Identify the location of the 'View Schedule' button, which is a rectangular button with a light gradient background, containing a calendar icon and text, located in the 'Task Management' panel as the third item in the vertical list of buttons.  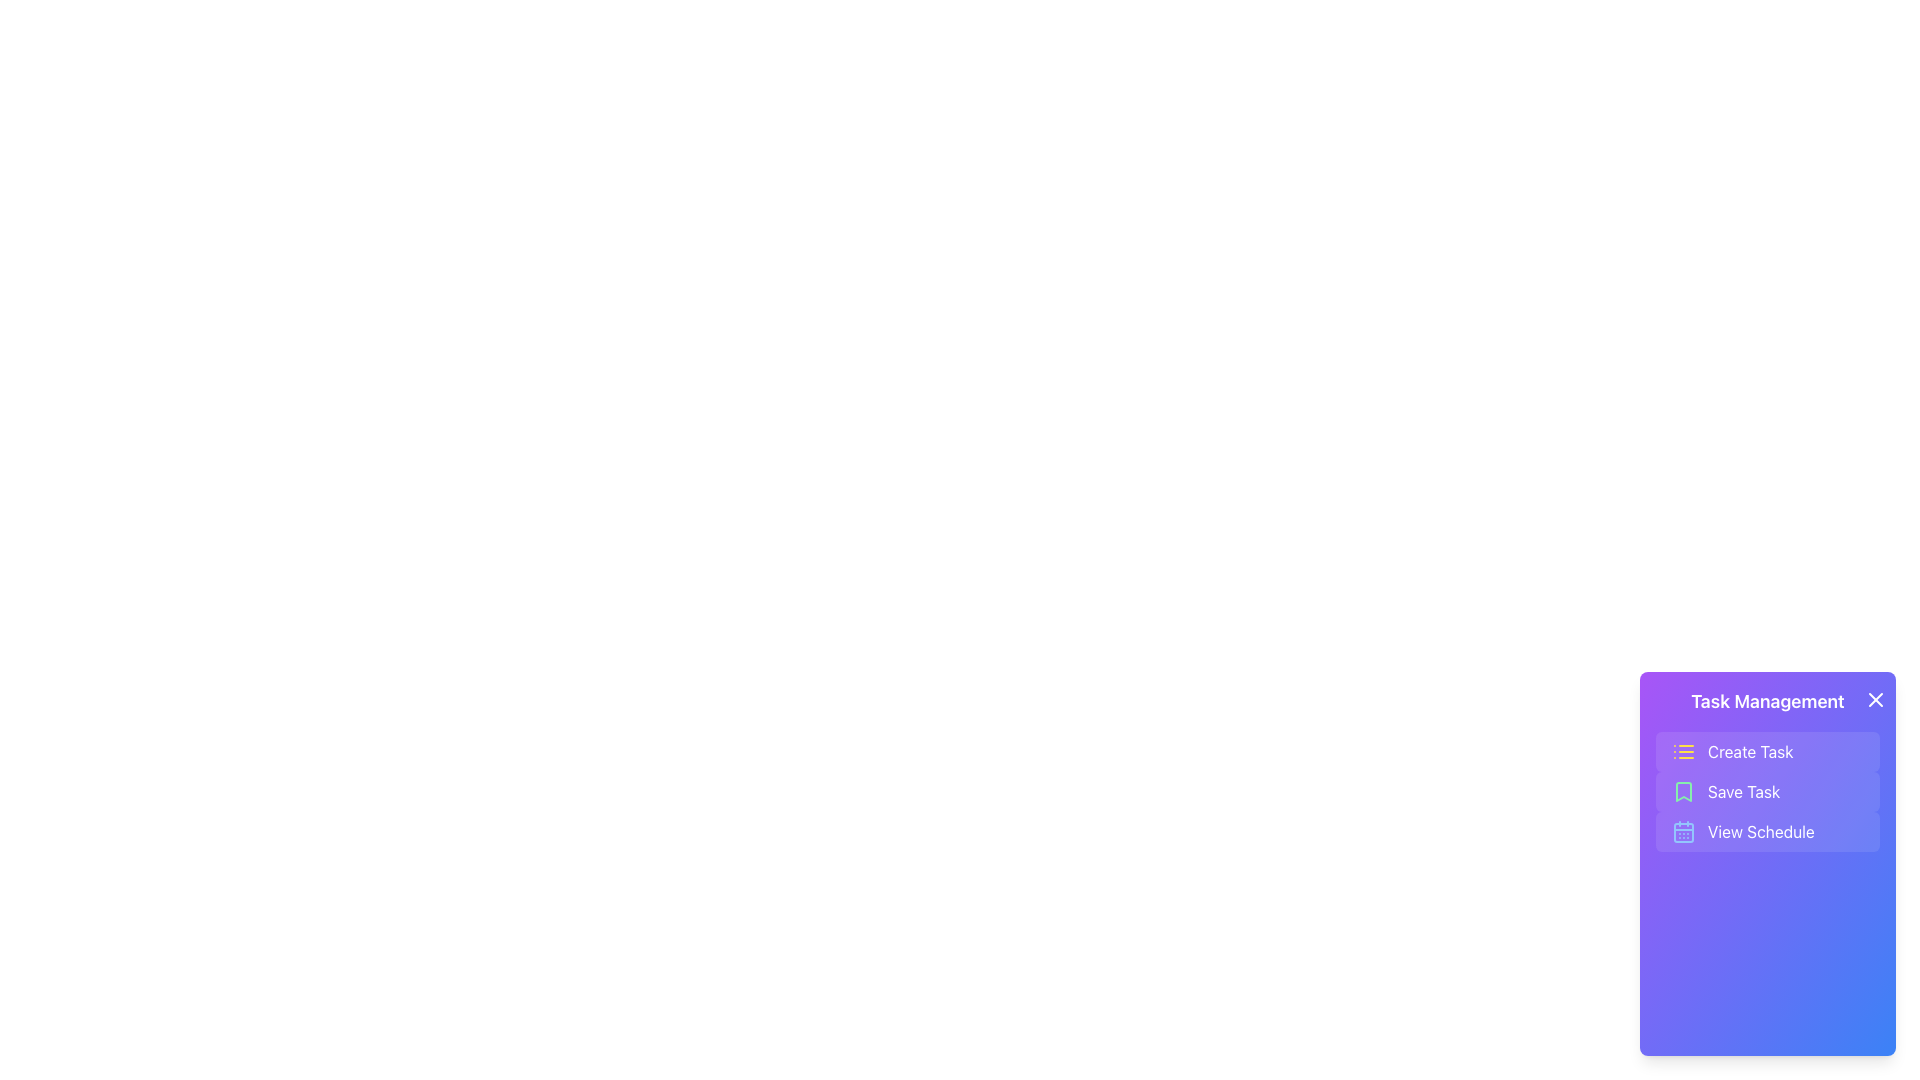
(1767, 832).